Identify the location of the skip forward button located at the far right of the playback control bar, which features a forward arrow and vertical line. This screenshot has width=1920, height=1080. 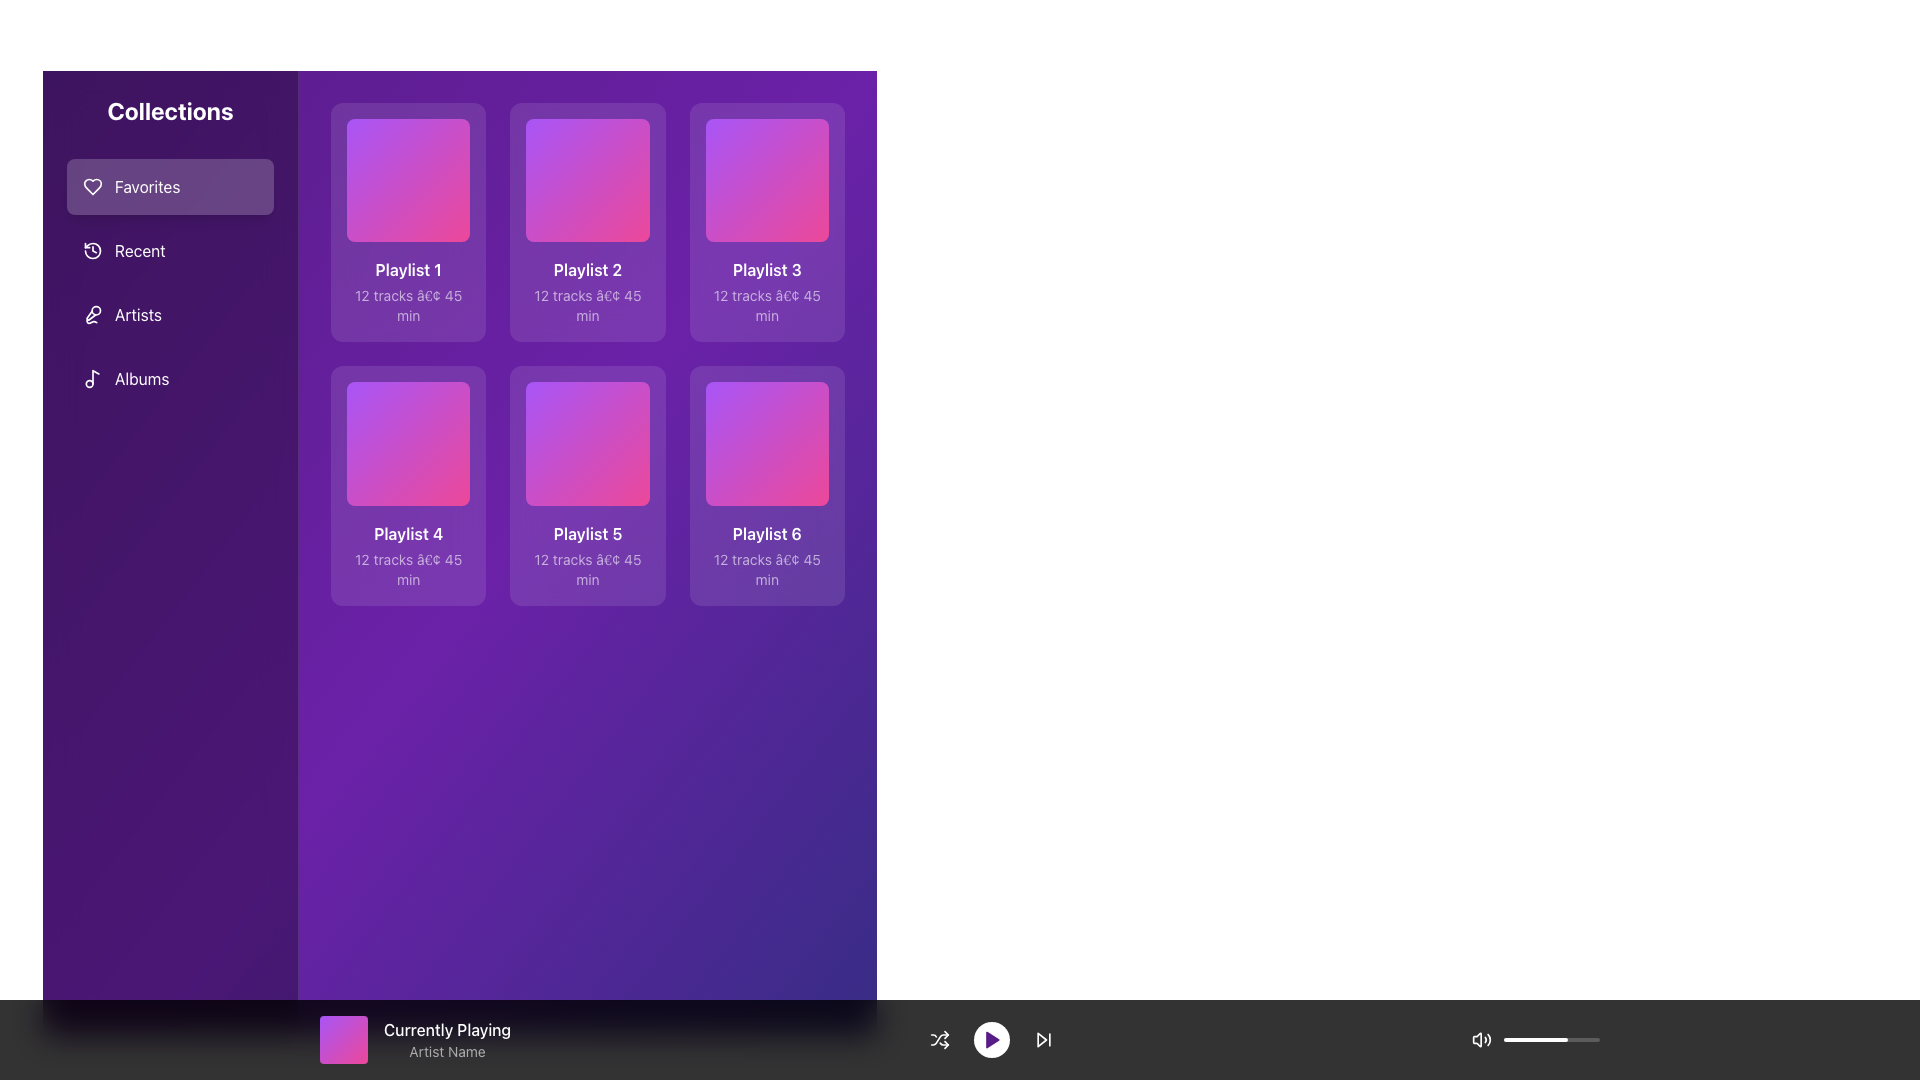
(1042, 1039).